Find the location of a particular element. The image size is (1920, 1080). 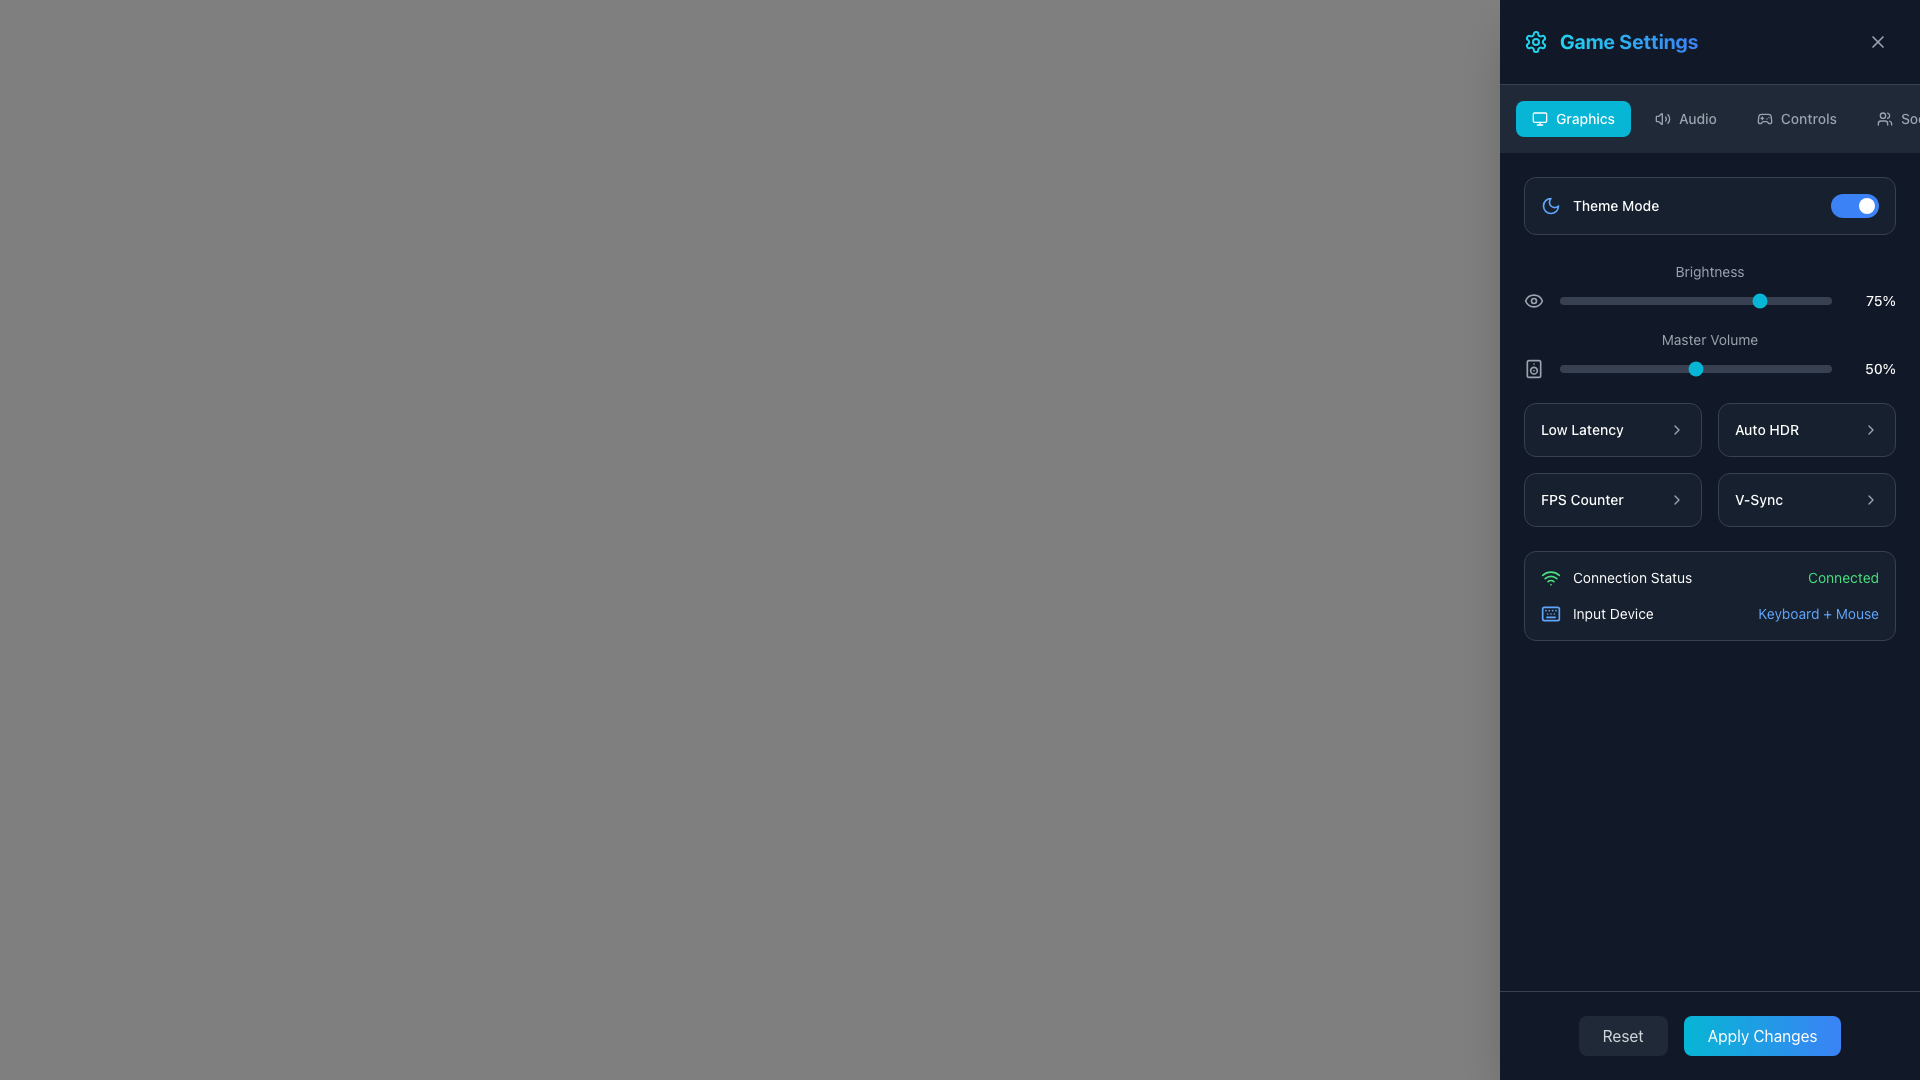

the master volume is located at coordinates (1614, 369).